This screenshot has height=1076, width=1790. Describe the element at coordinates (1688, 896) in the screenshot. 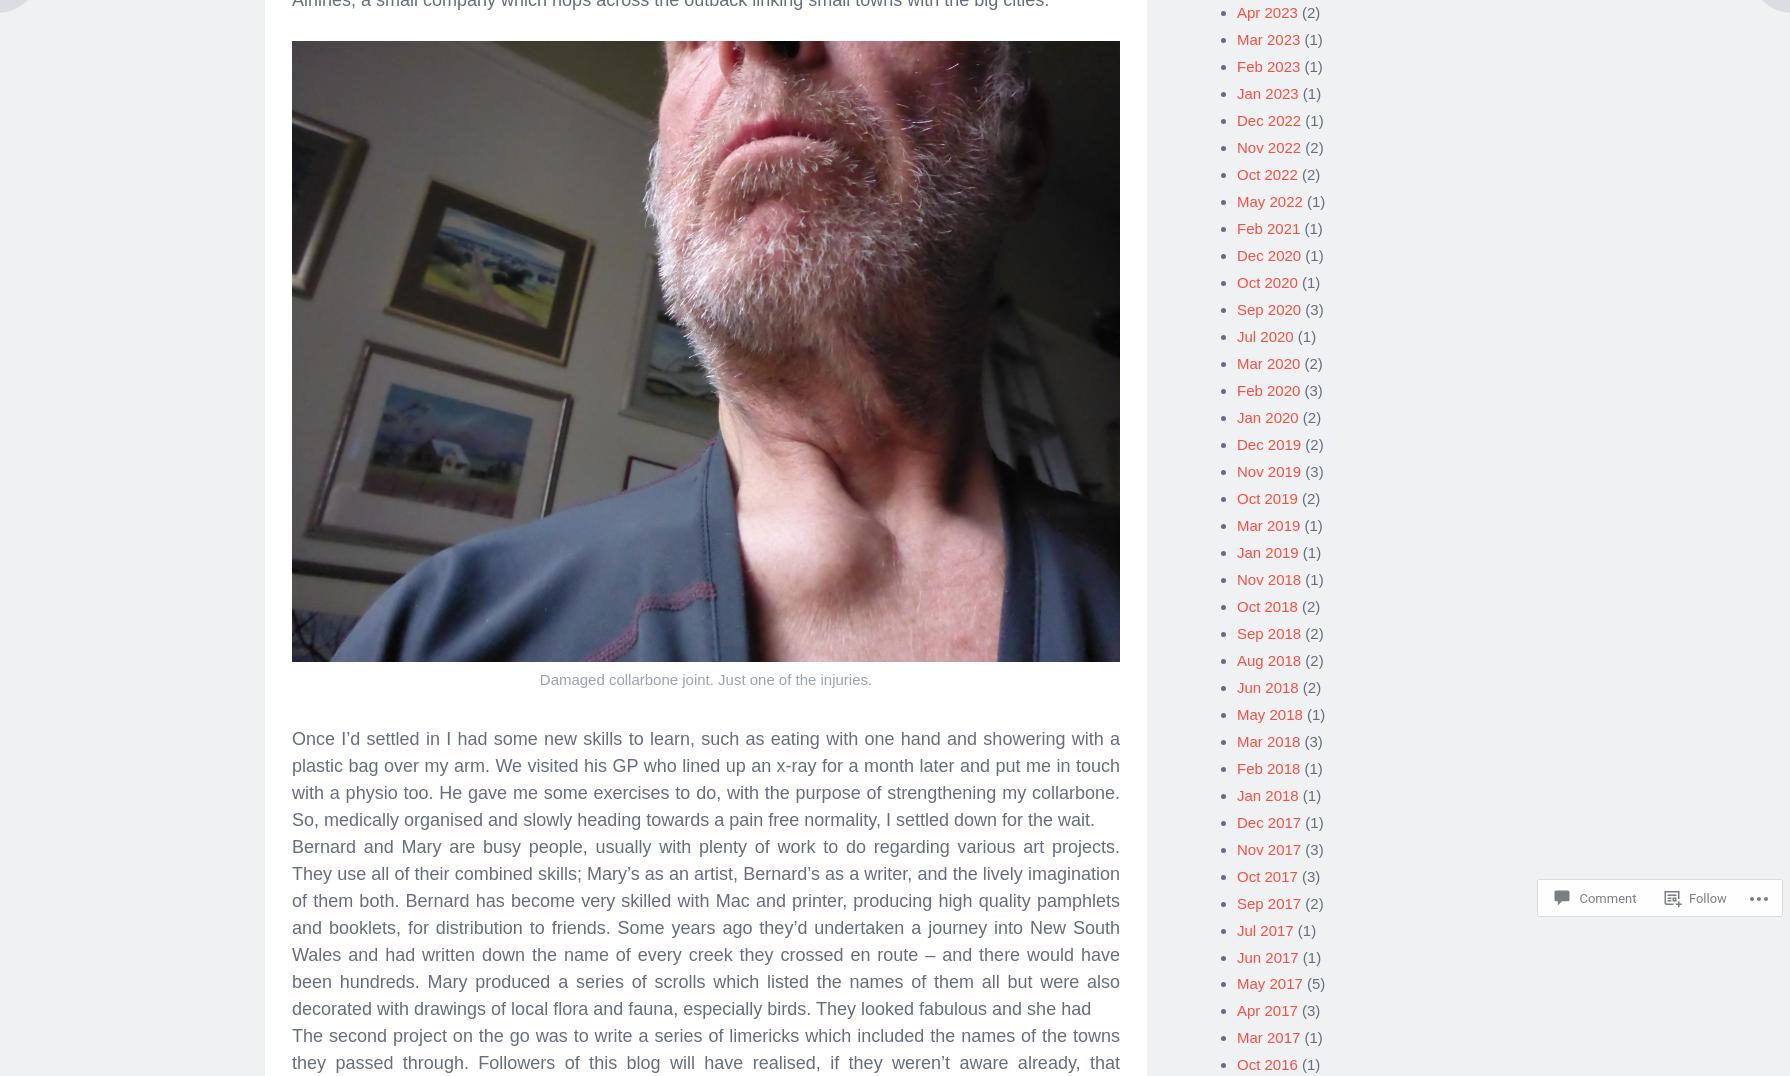

I see `'Follow'` at that location.